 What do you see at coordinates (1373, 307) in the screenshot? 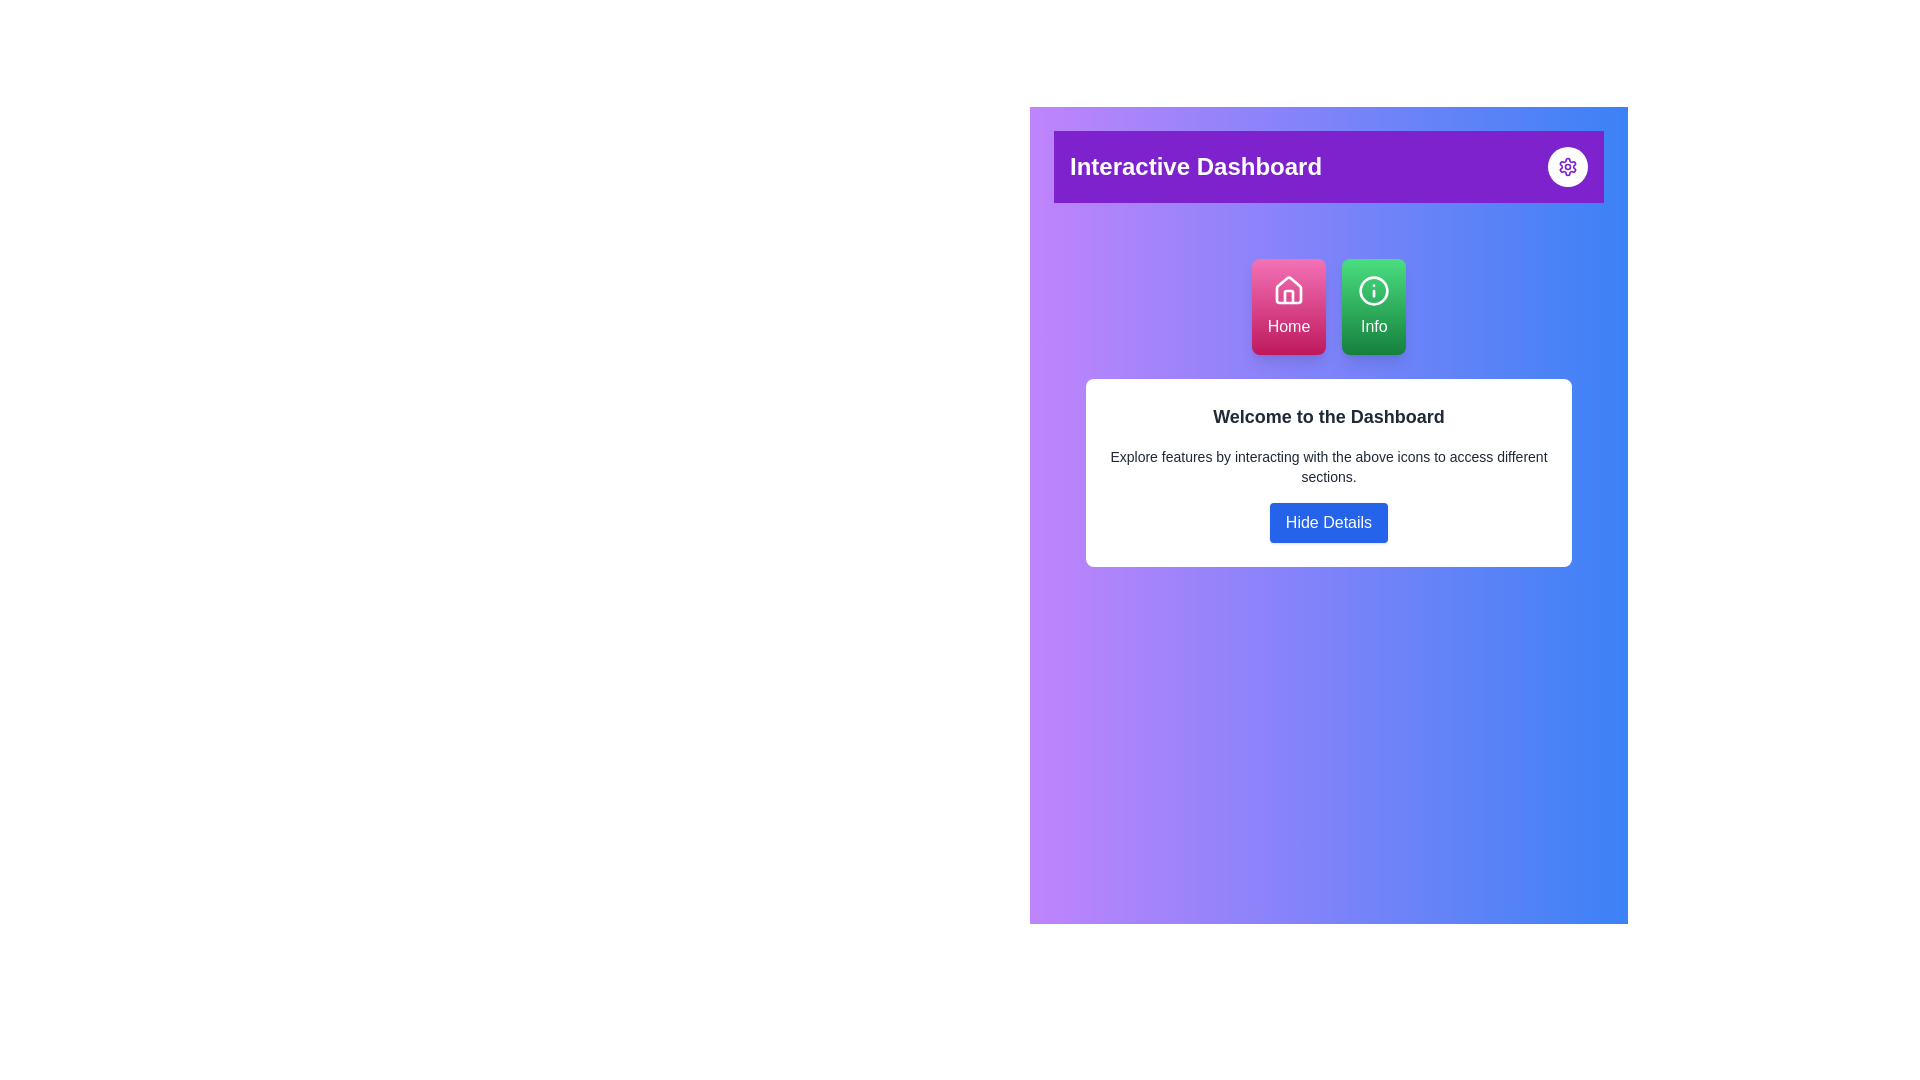
I see `the informational button located on the right side of the button group in the dashboard interface` at bounding box center [1373, 307].